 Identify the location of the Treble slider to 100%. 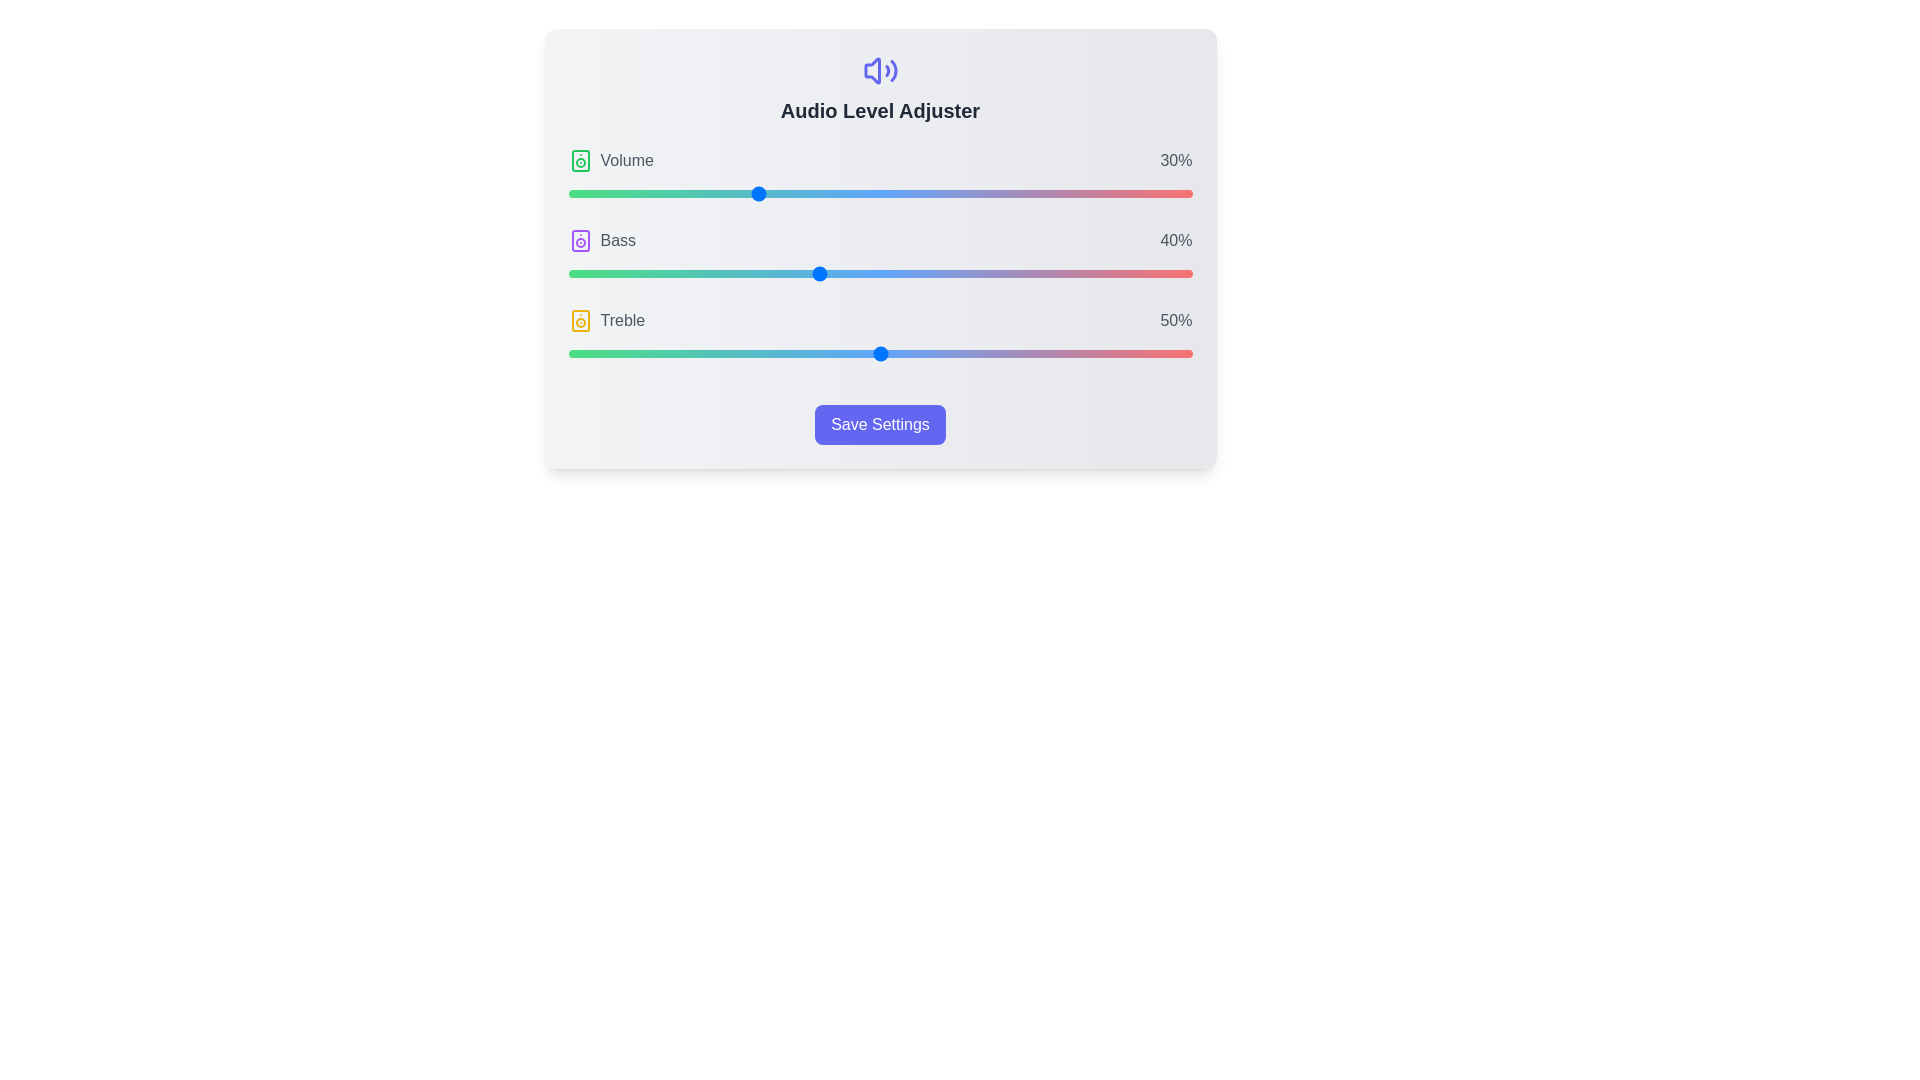
(1192, 353).